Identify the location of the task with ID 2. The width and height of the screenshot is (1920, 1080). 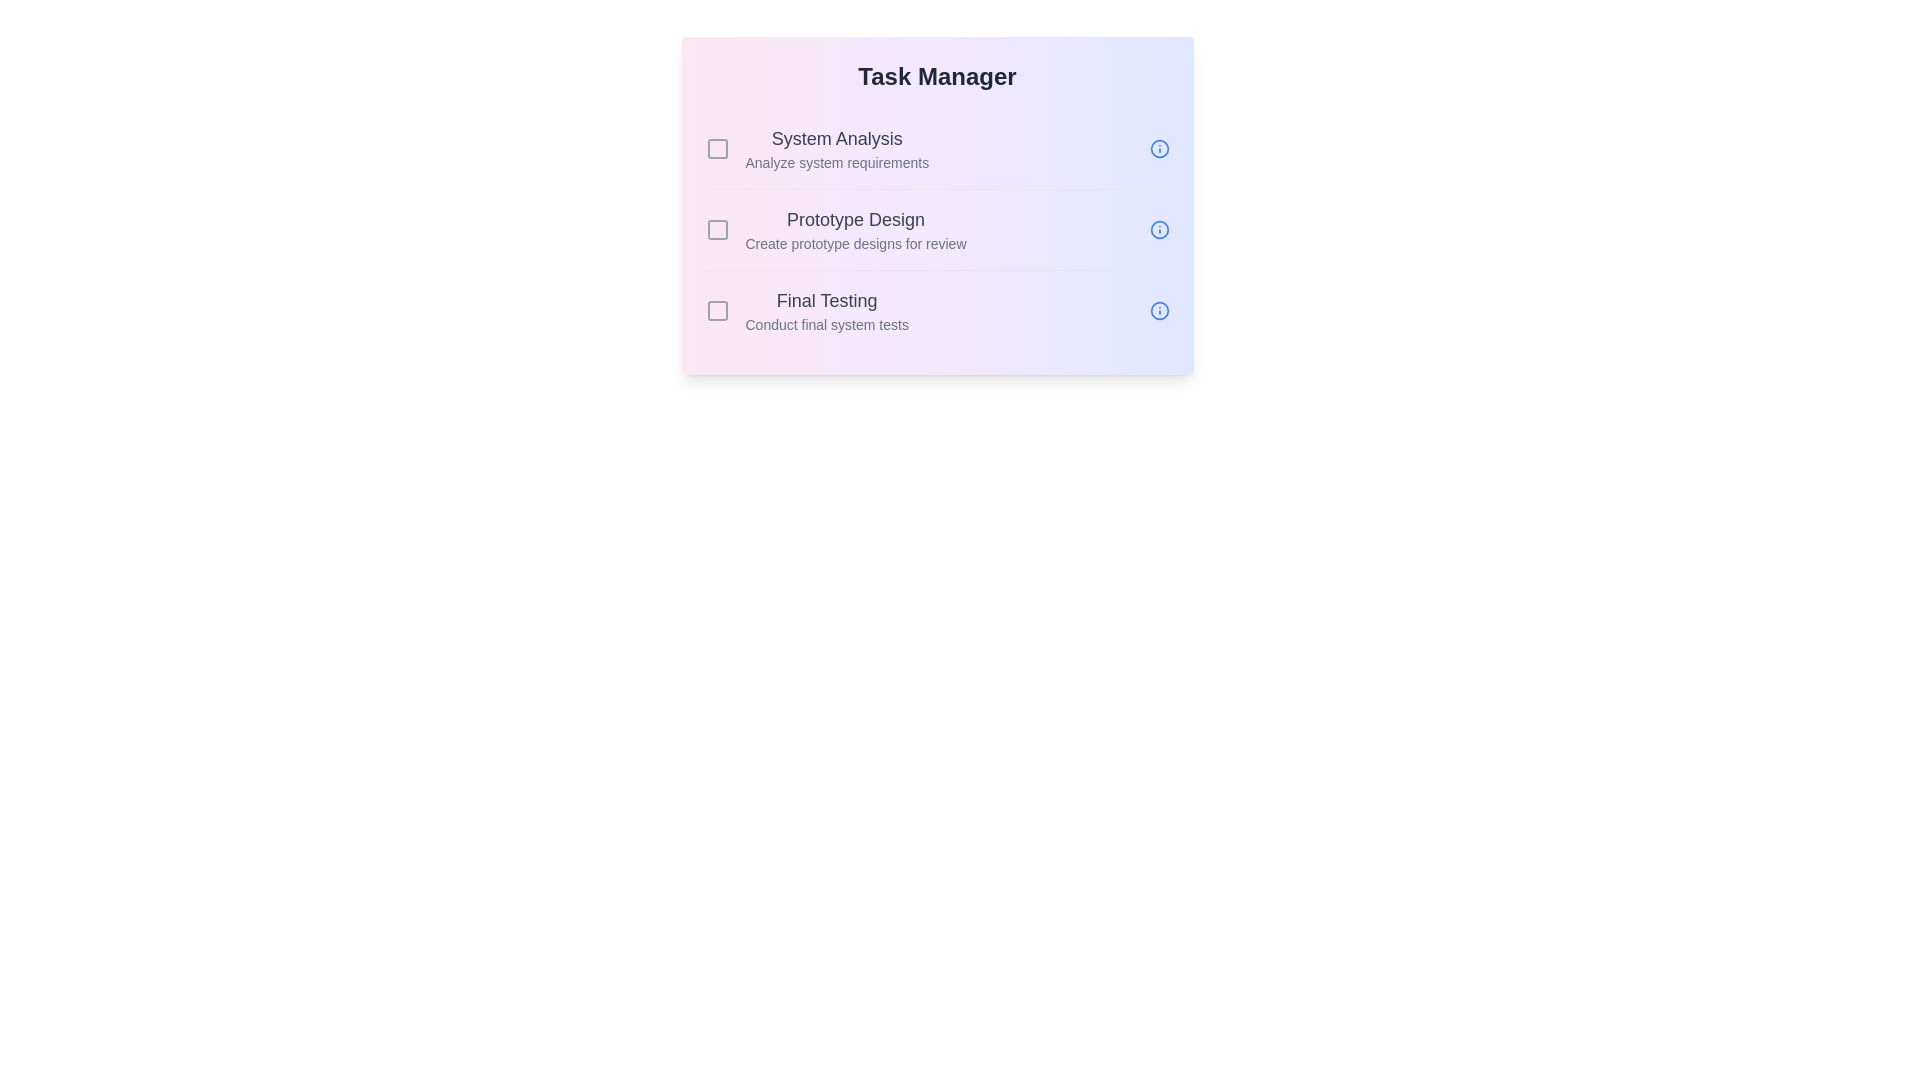
(717, 229).